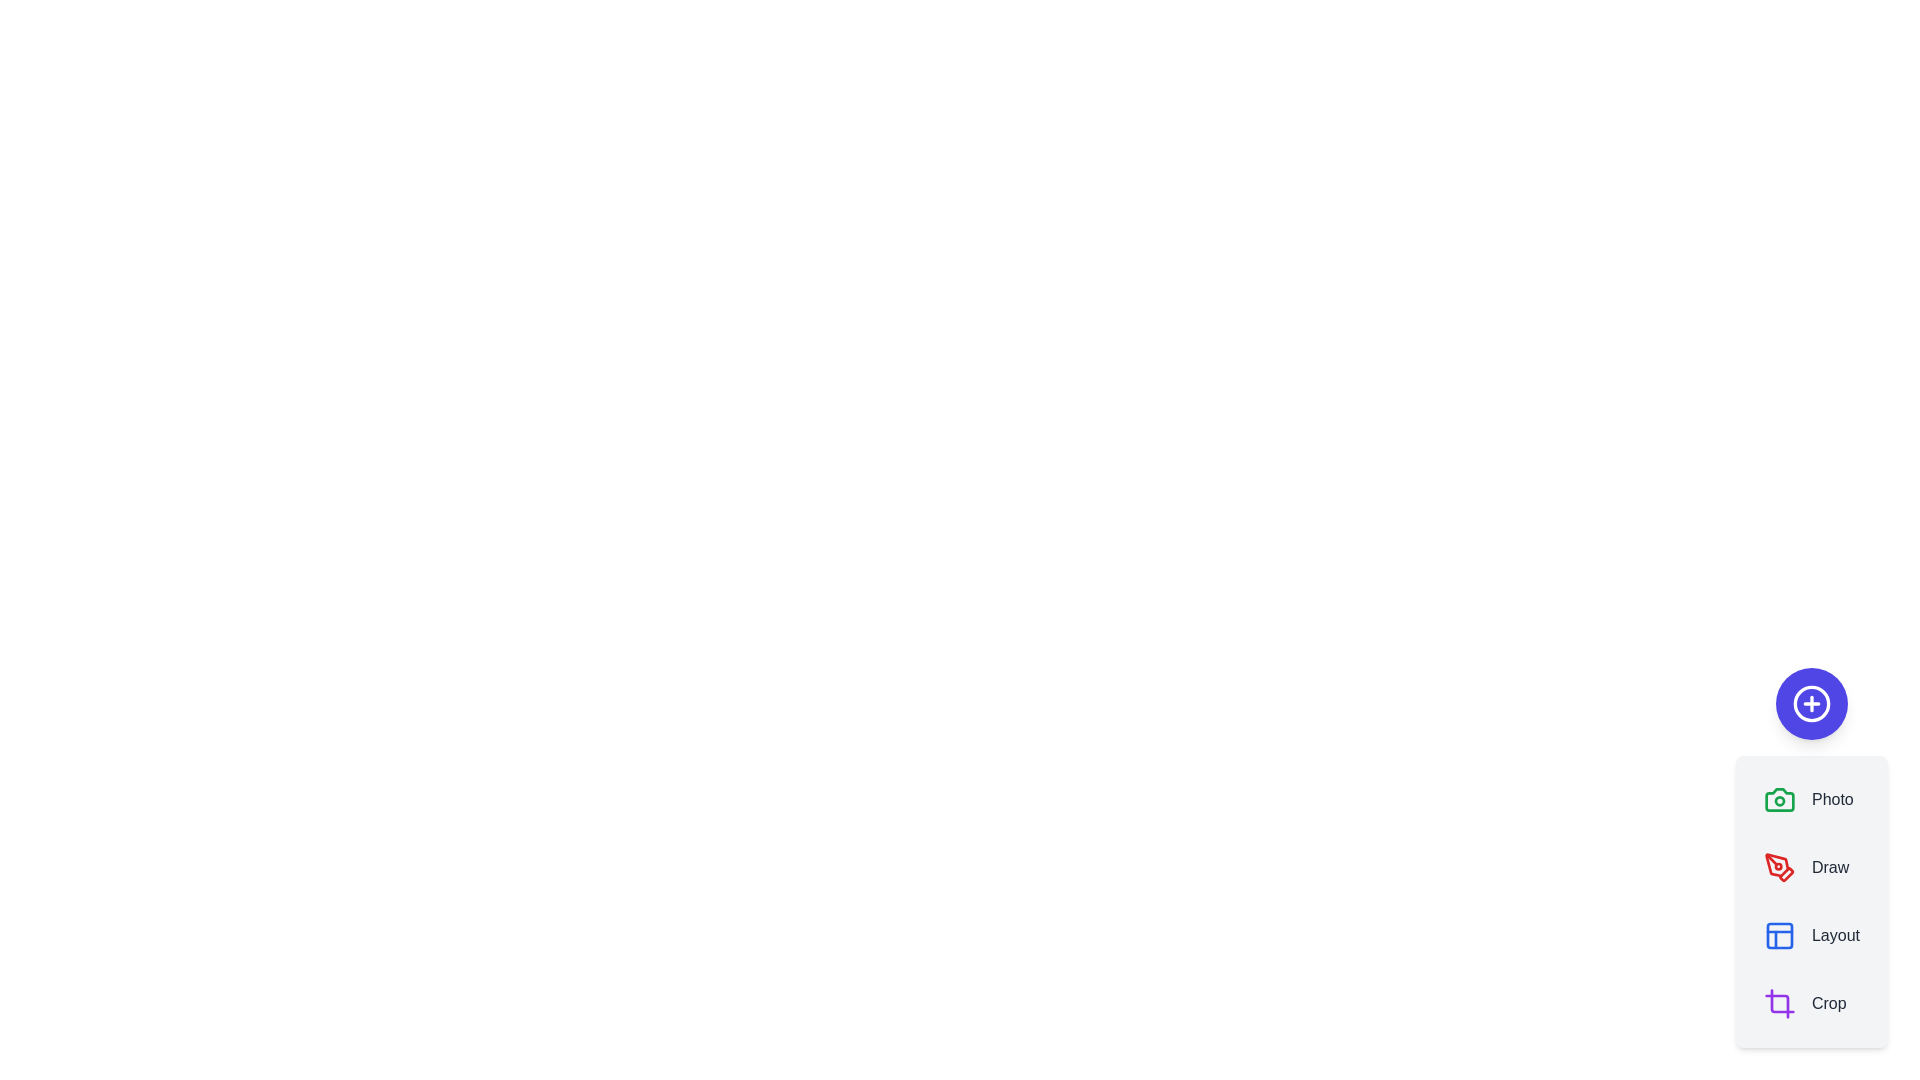  Describe the element at coordinates (499, 499) in the screenshot. I see `the background area outside the component to observe its behavior` at that location.